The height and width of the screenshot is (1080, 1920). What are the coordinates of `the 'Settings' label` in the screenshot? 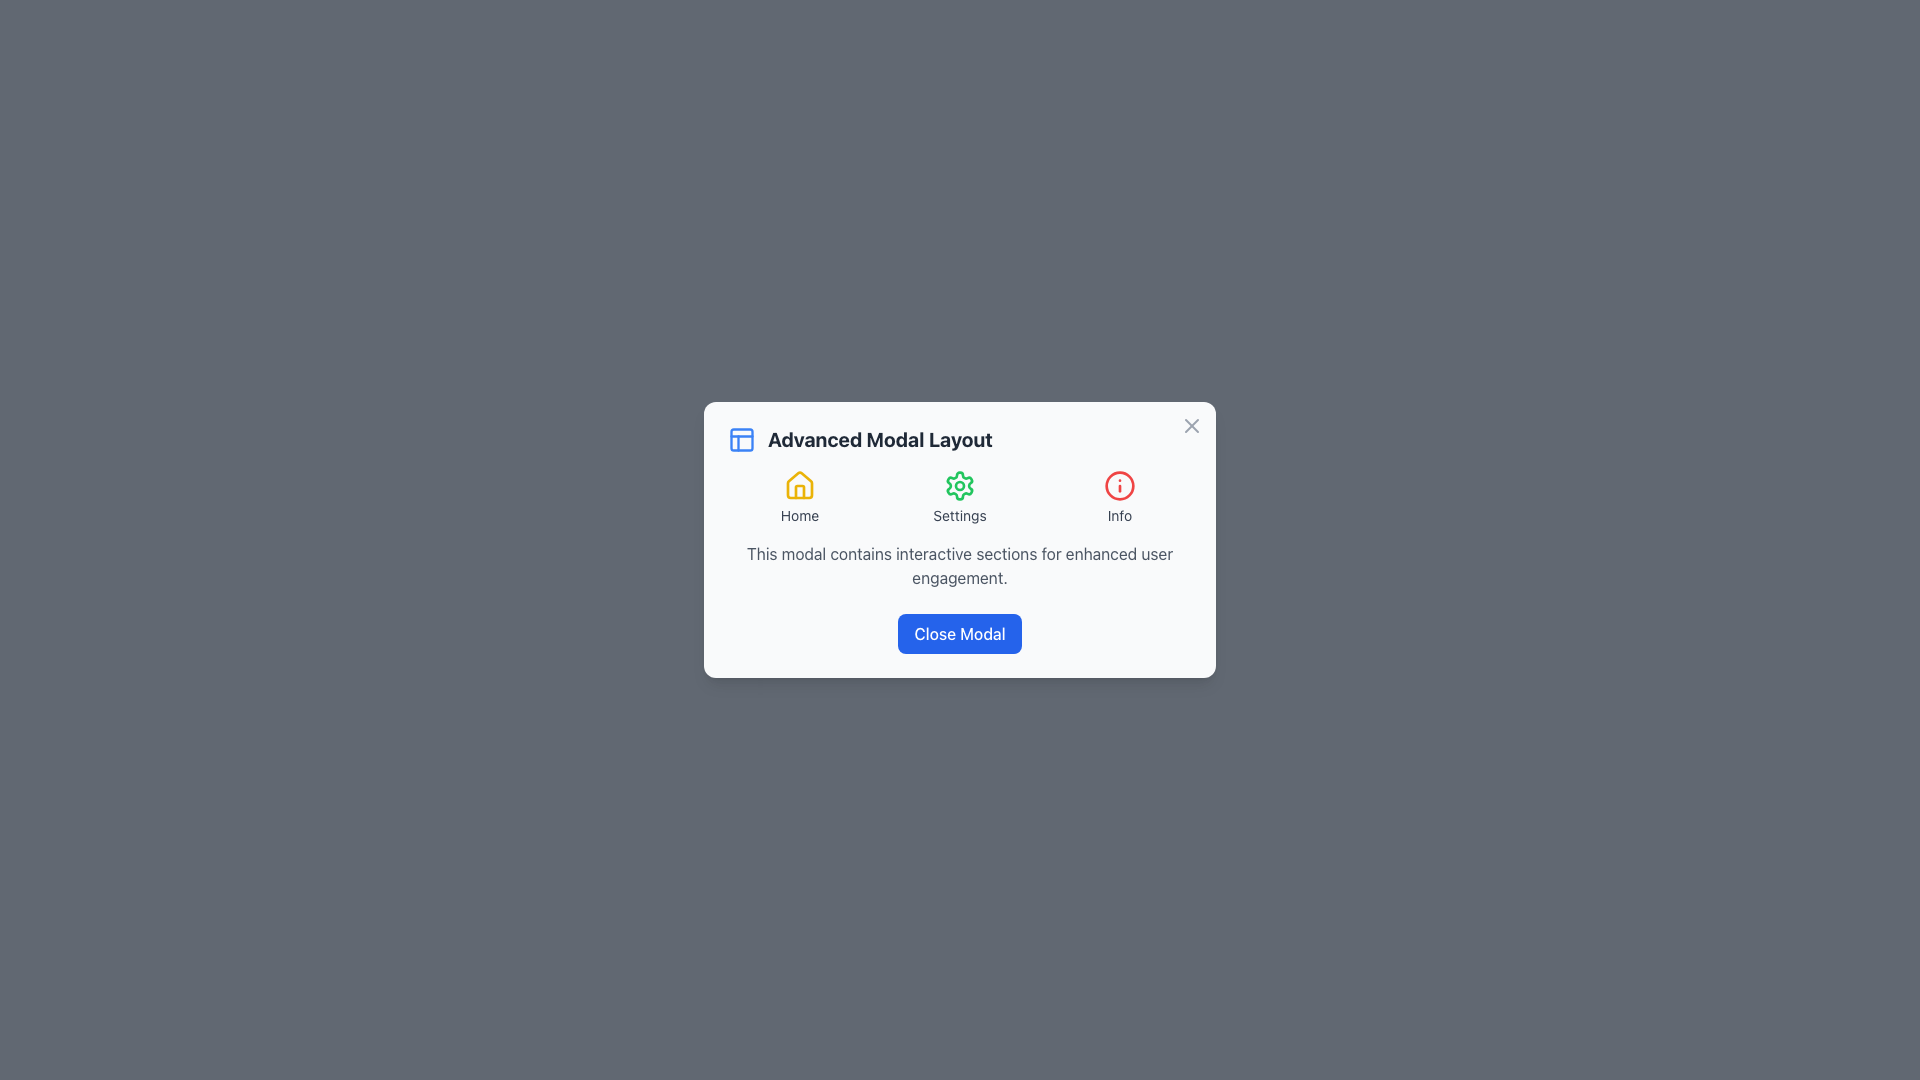 It's located at (960, 515).